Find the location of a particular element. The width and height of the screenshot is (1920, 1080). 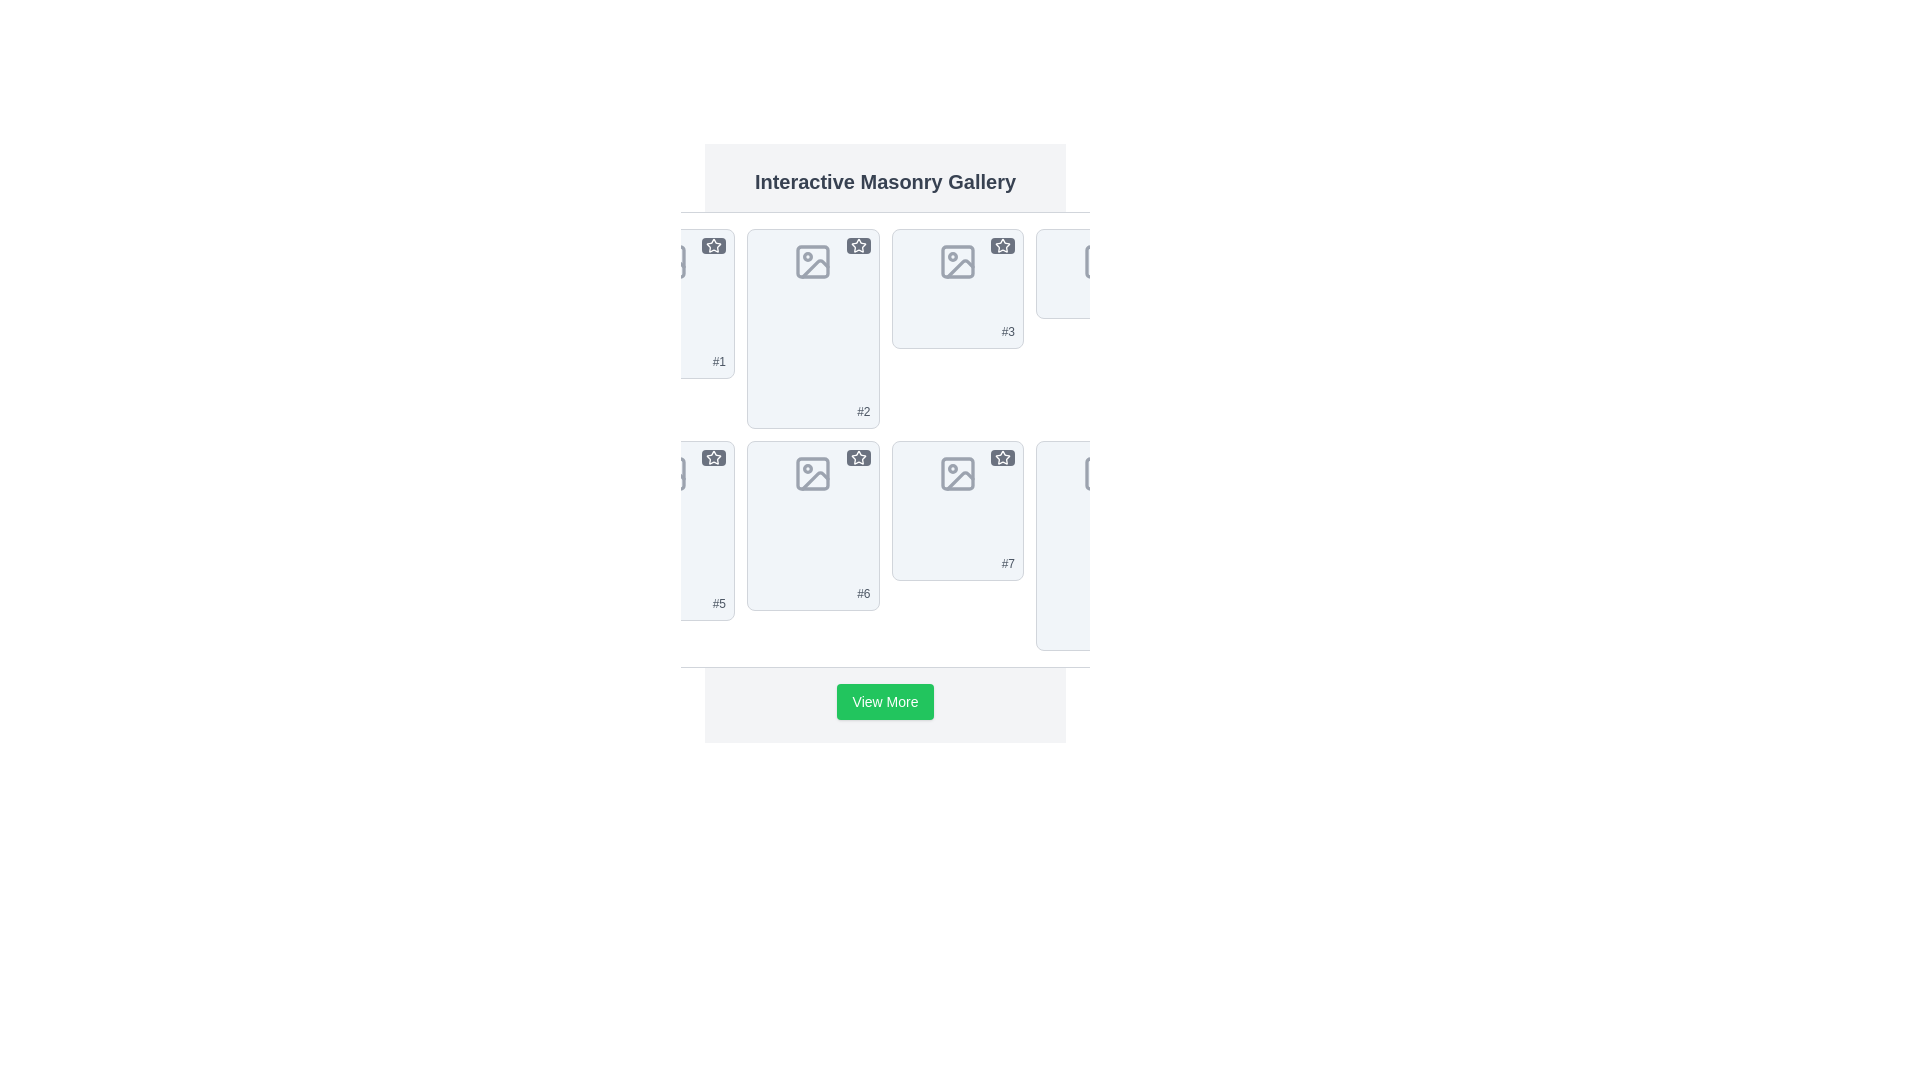

the image placeholder icon within the sixth card of the Interactive Masonry Gallery, located in the lower-middle section of the grid is located at coordinates (813, 474).